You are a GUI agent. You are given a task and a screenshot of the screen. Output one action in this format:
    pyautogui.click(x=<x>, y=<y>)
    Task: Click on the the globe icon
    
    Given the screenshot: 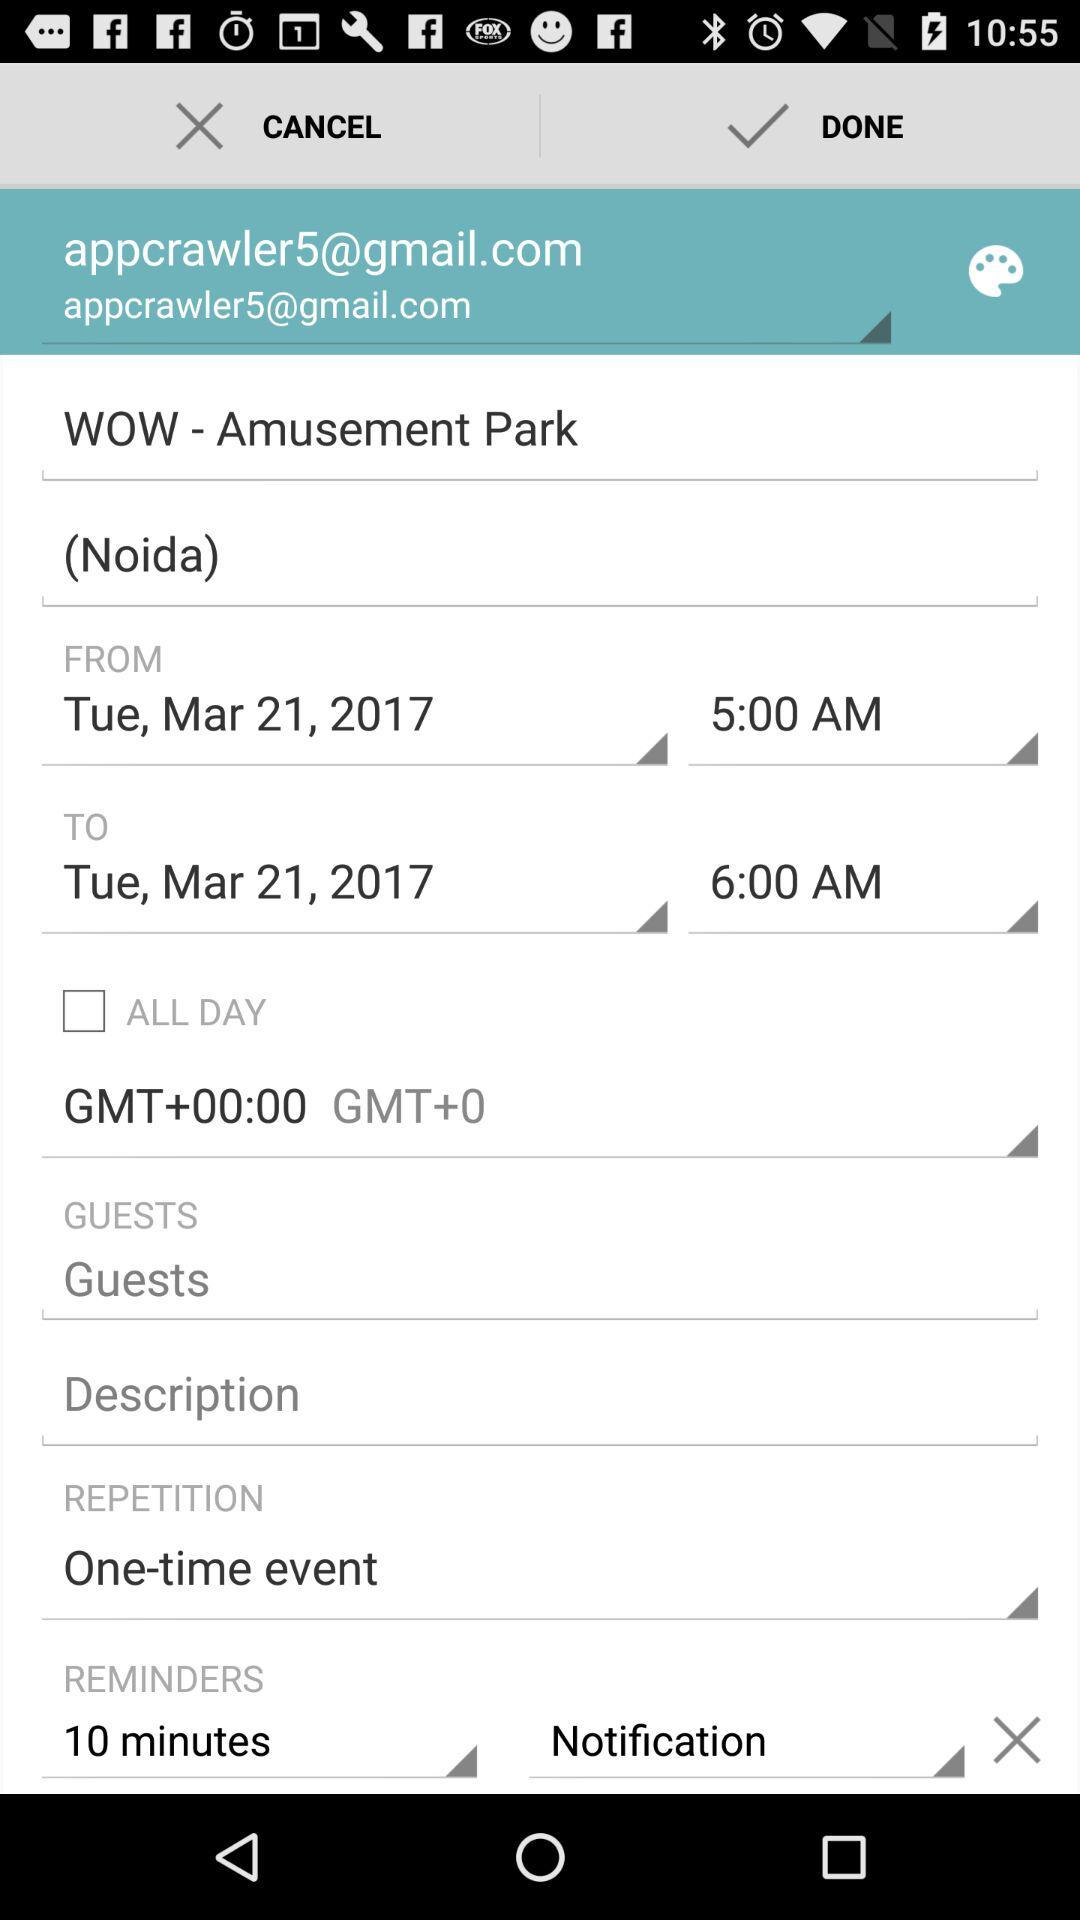 What is the action you would take?
    pyautogui.click(x=995, y=289)
    